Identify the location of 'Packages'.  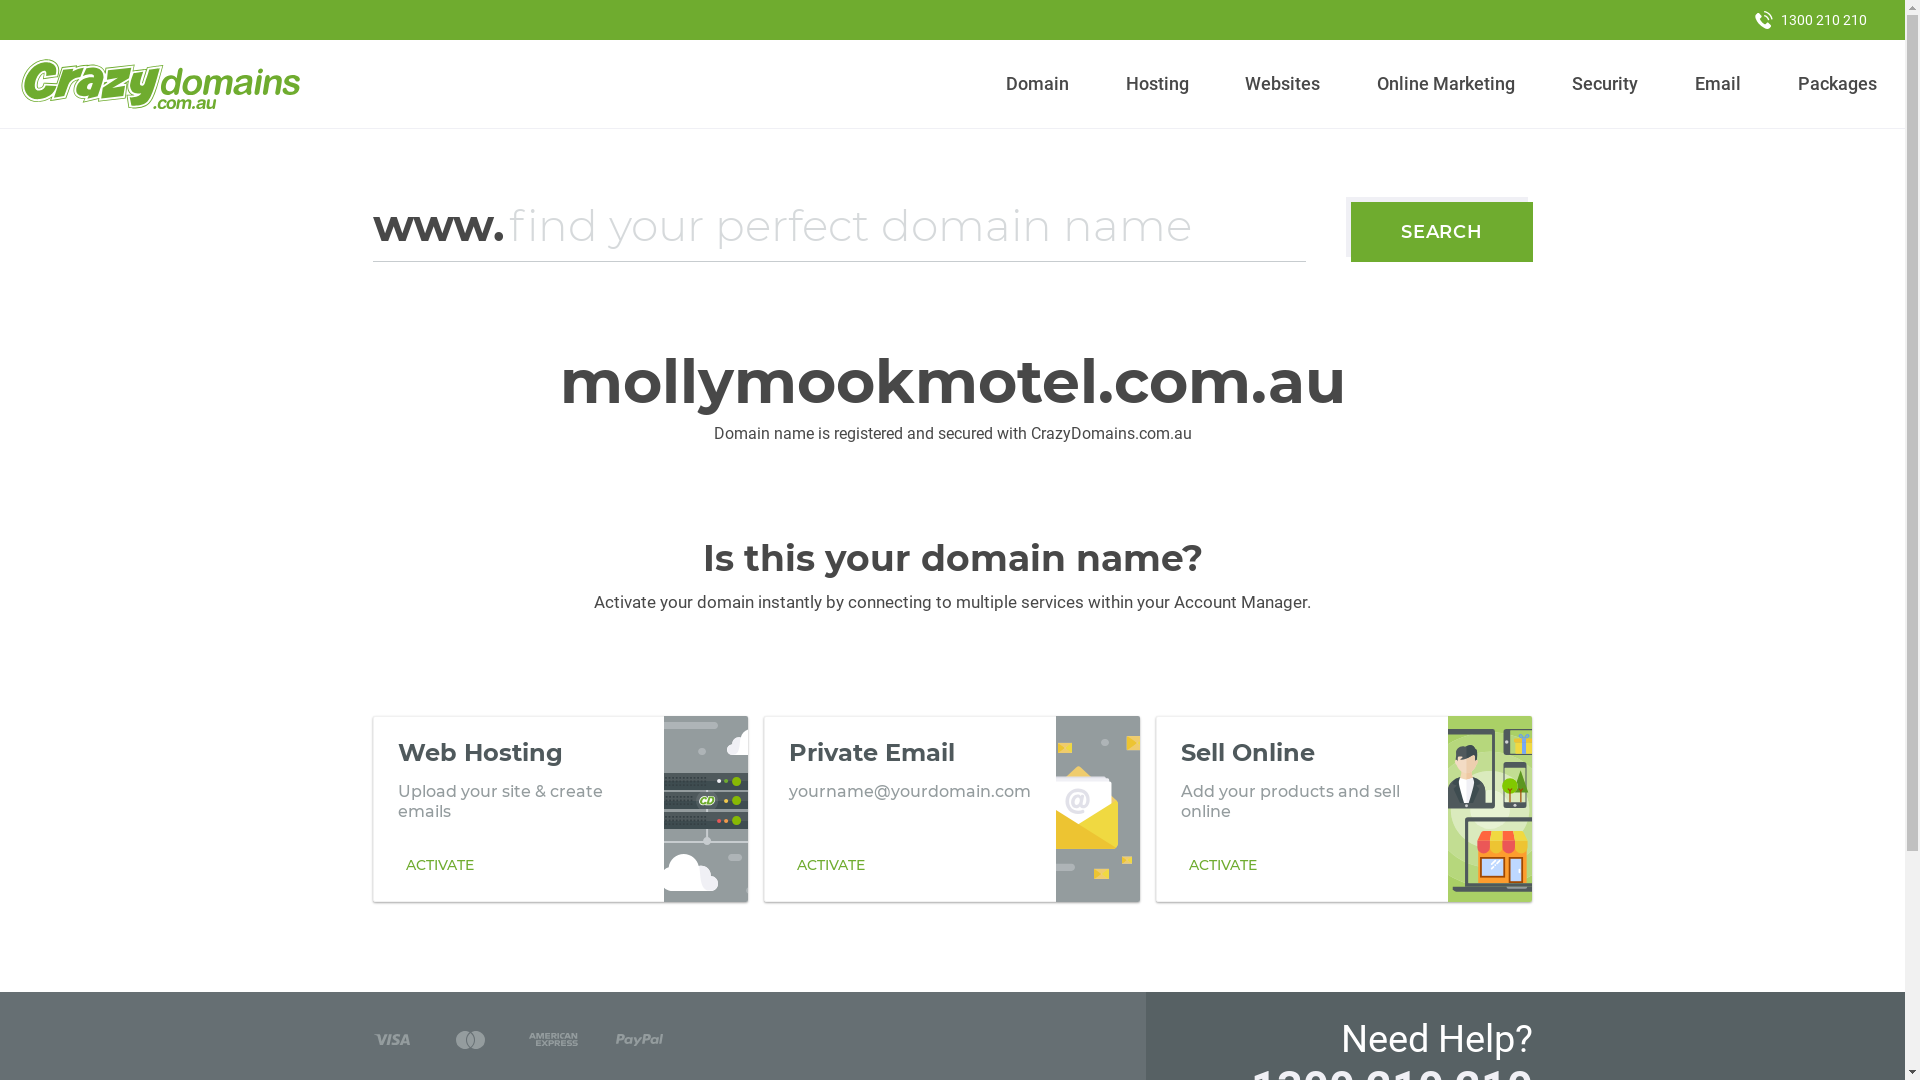
(1837, 83).